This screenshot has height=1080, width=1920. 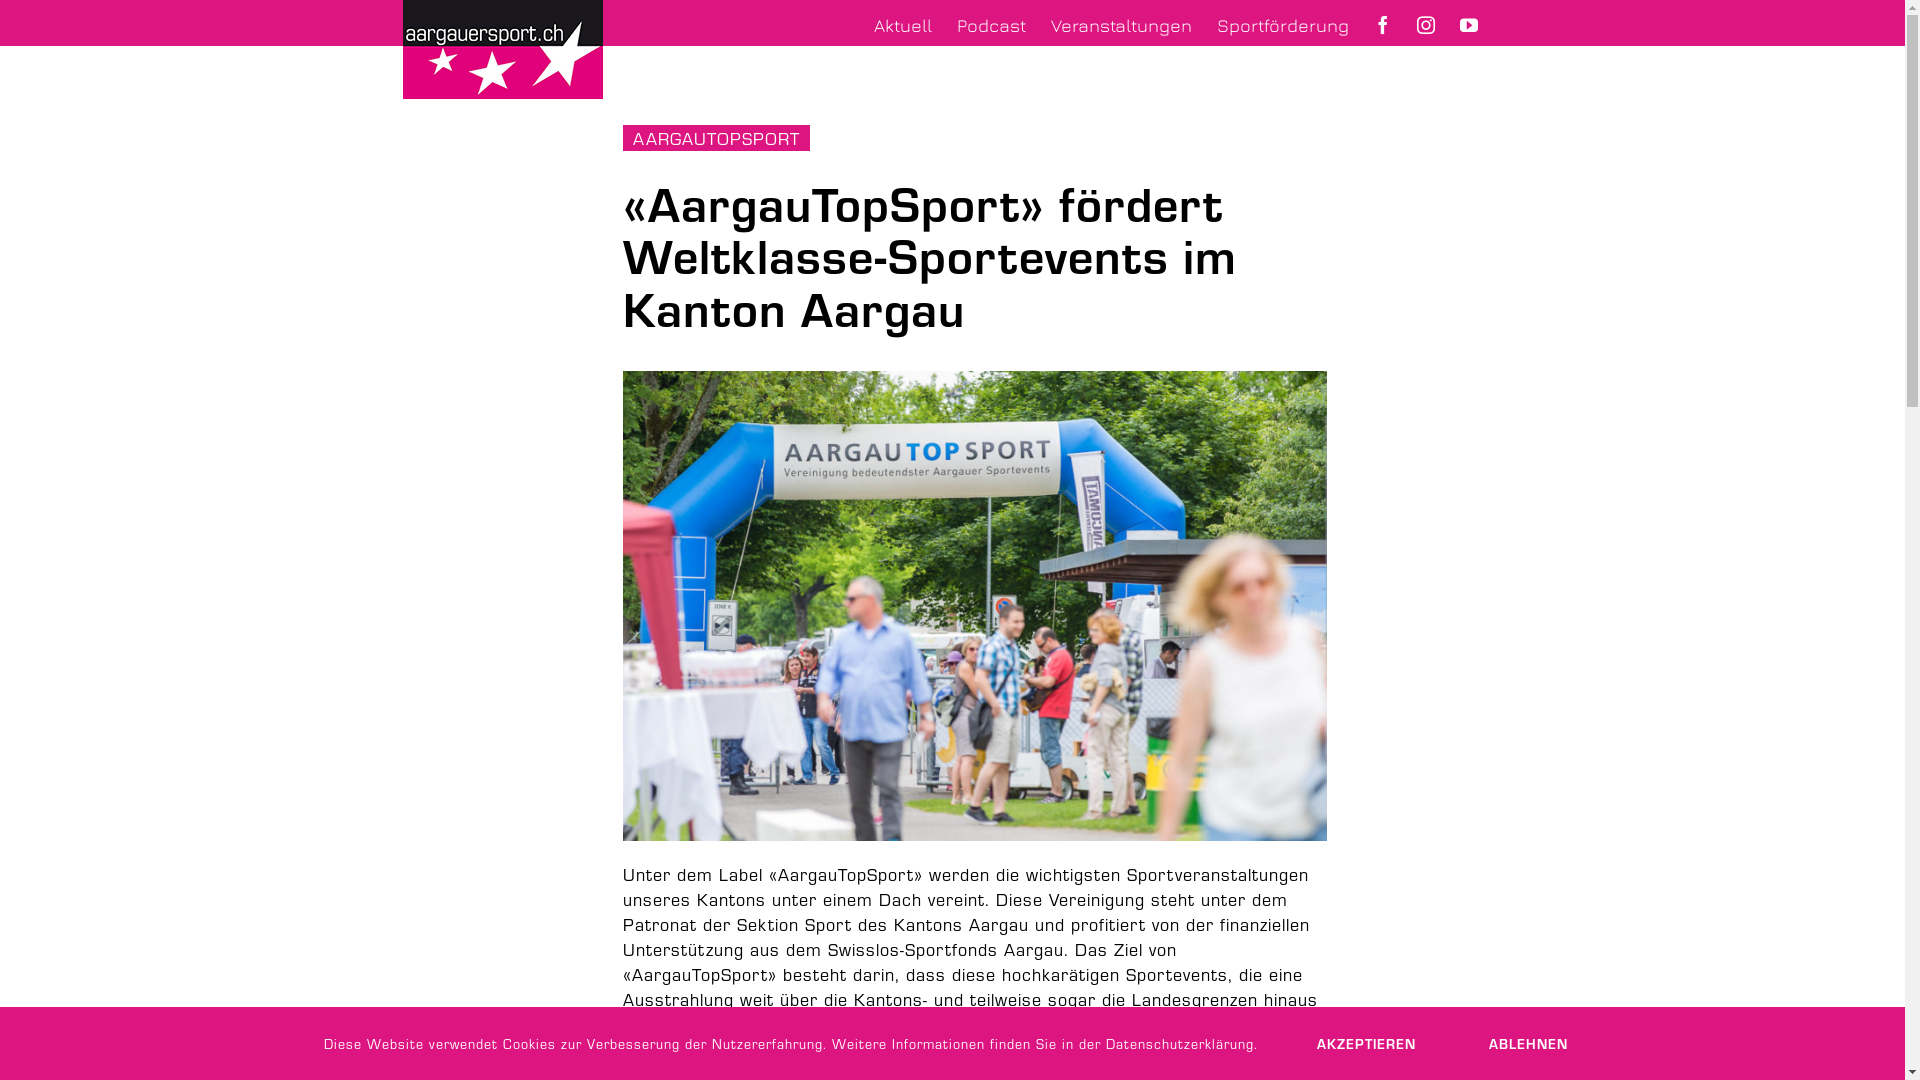 I want to click on 'Aargauersport auf YouTube', so click(x=1468, y=27).